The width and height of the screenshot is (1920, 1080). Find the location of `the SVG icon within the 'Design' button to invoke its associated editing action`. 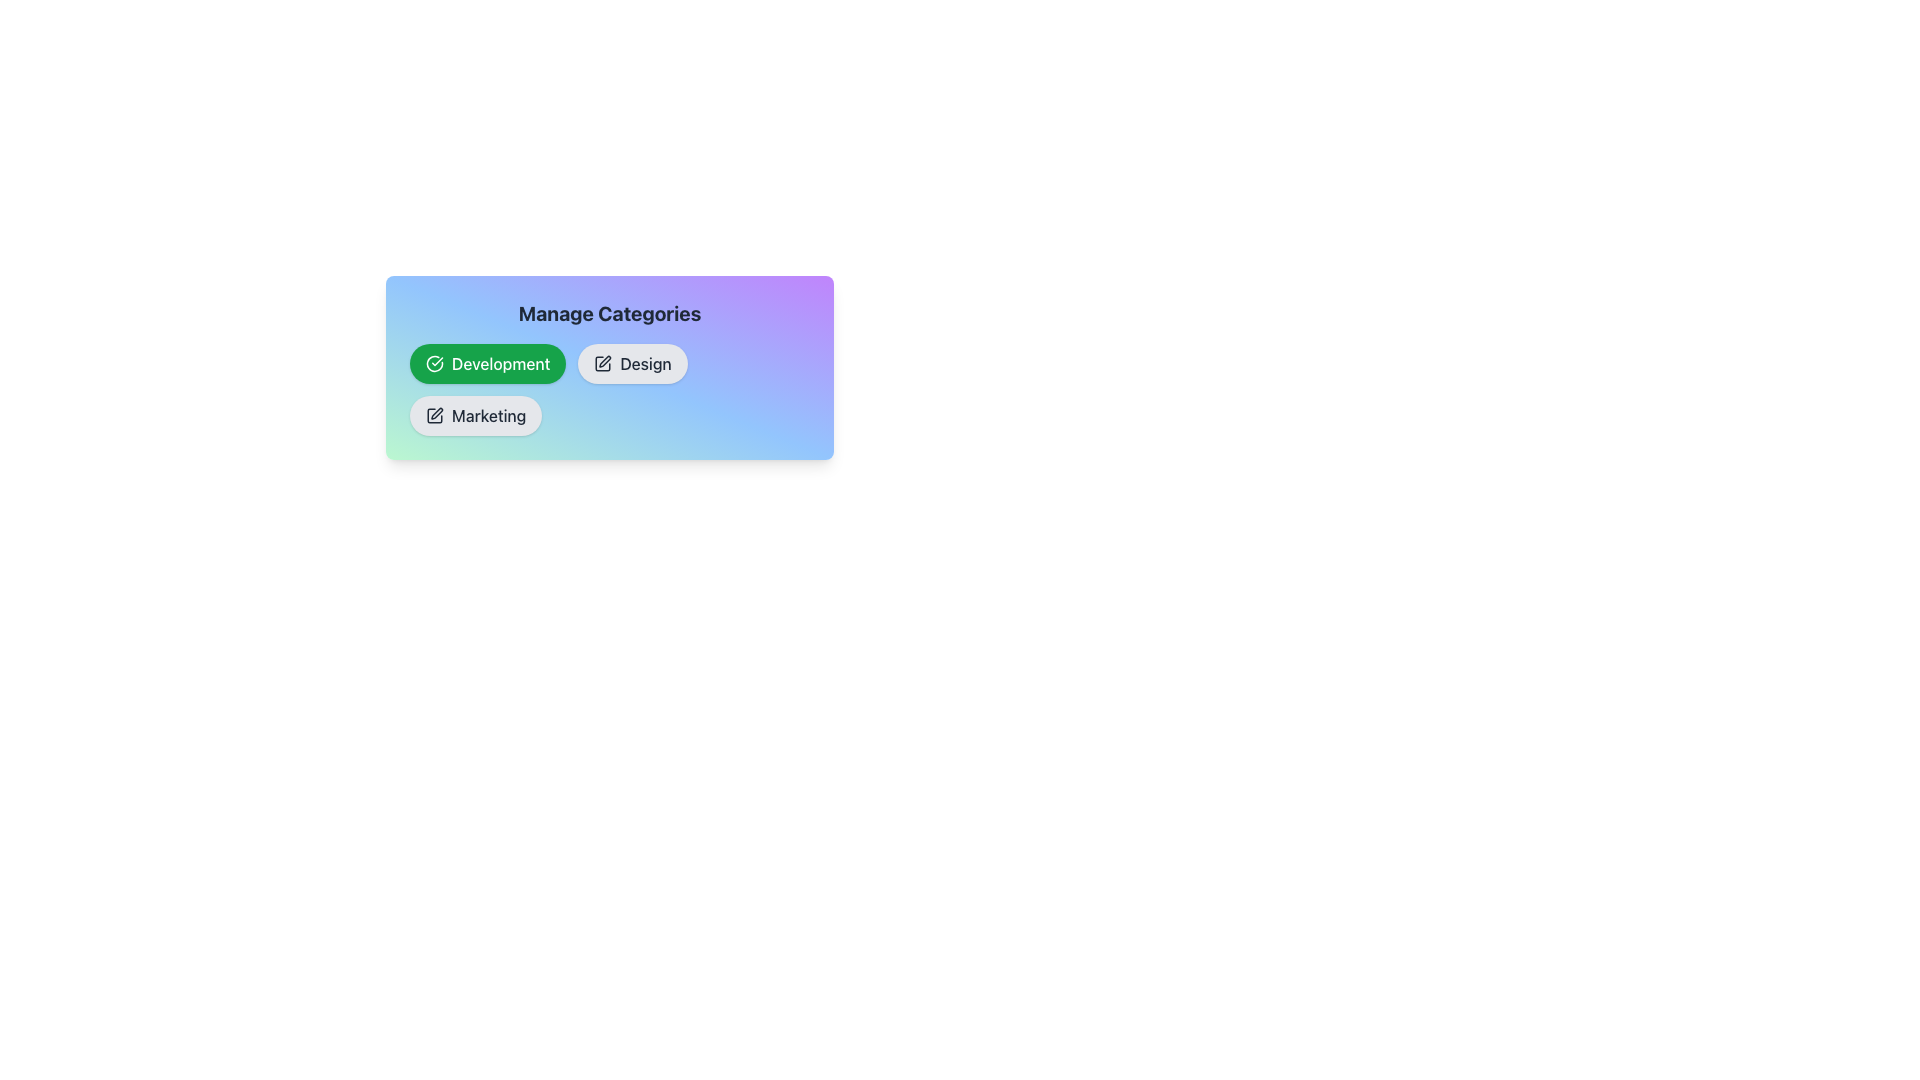

the SVG icon within the 'Design' button to invoke its associated editing action is located at coordinates (602, 363).